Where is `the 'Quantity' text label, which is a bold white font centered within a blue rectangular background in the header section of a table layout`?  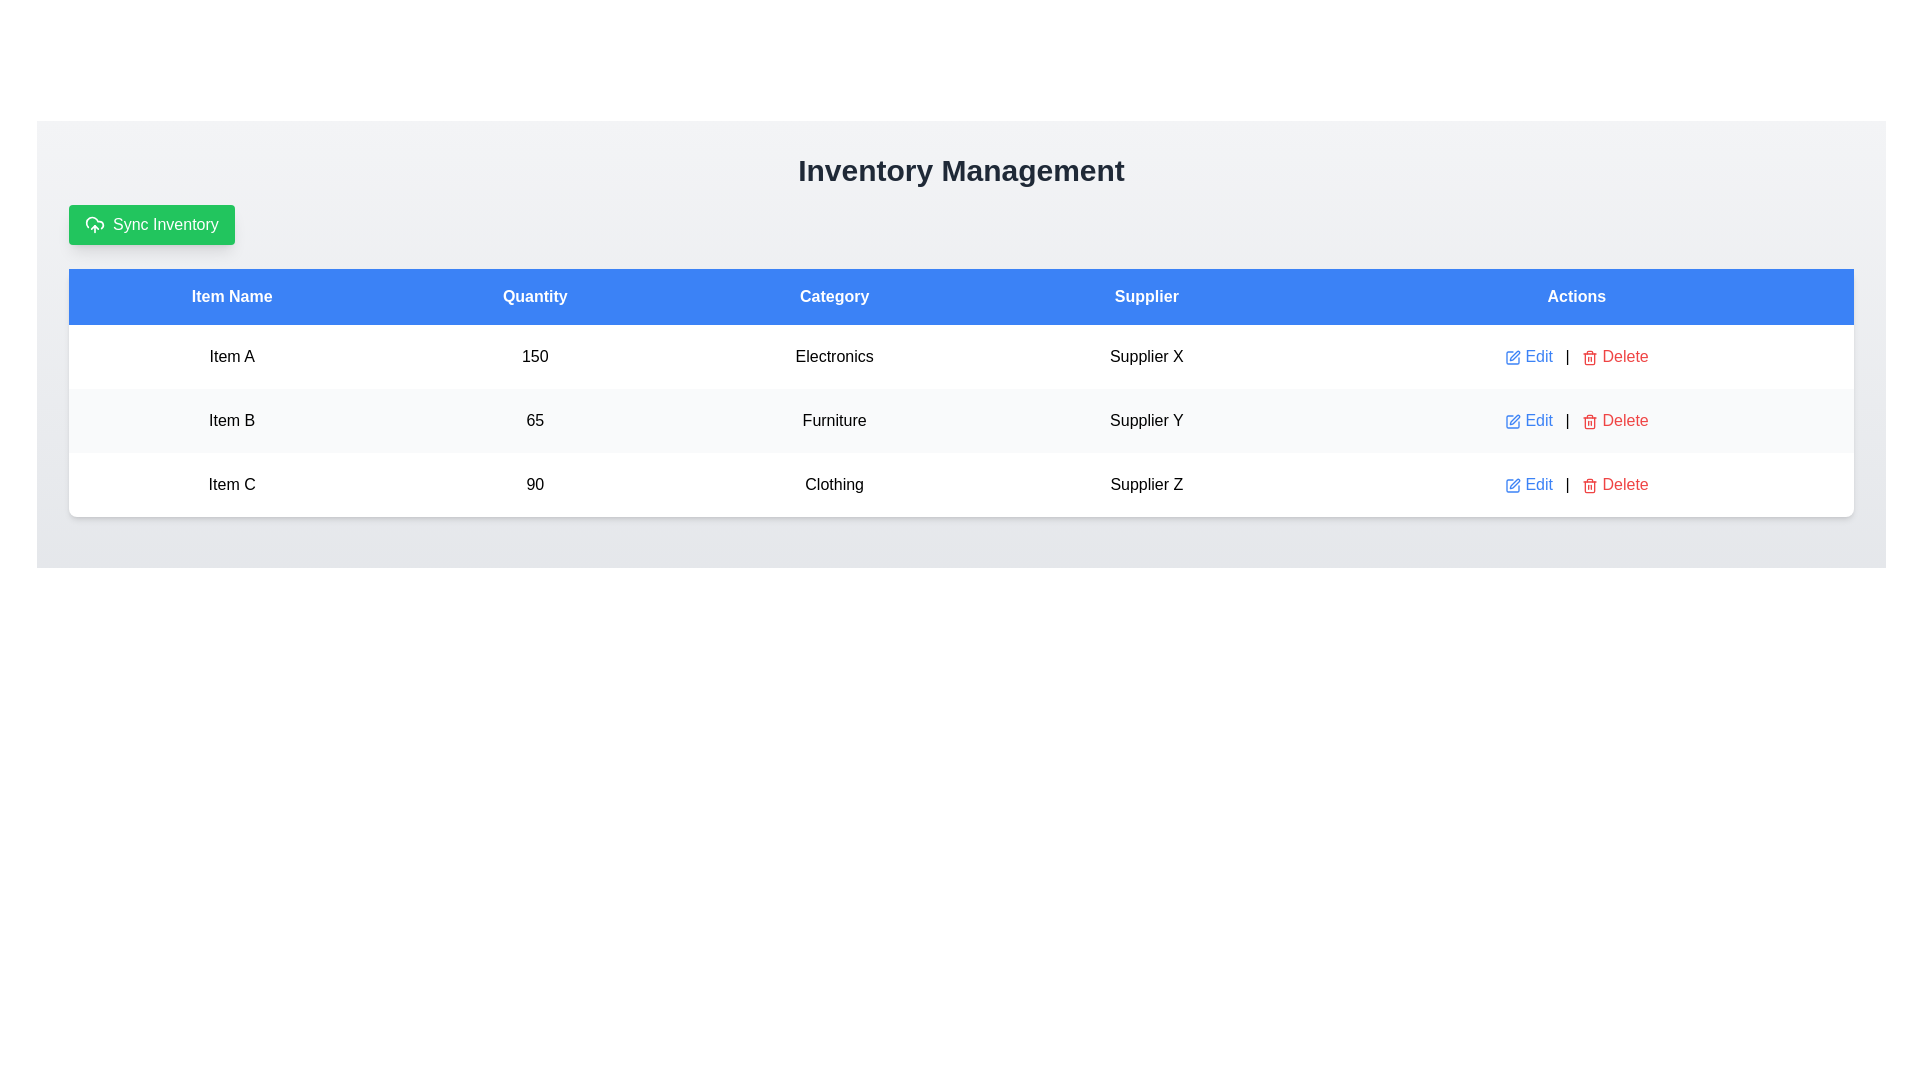 the 'Quantity' text label, which is a bold white font centered within a blue rectangular background in the header section of a table layout is located at coordinates (535, 297).